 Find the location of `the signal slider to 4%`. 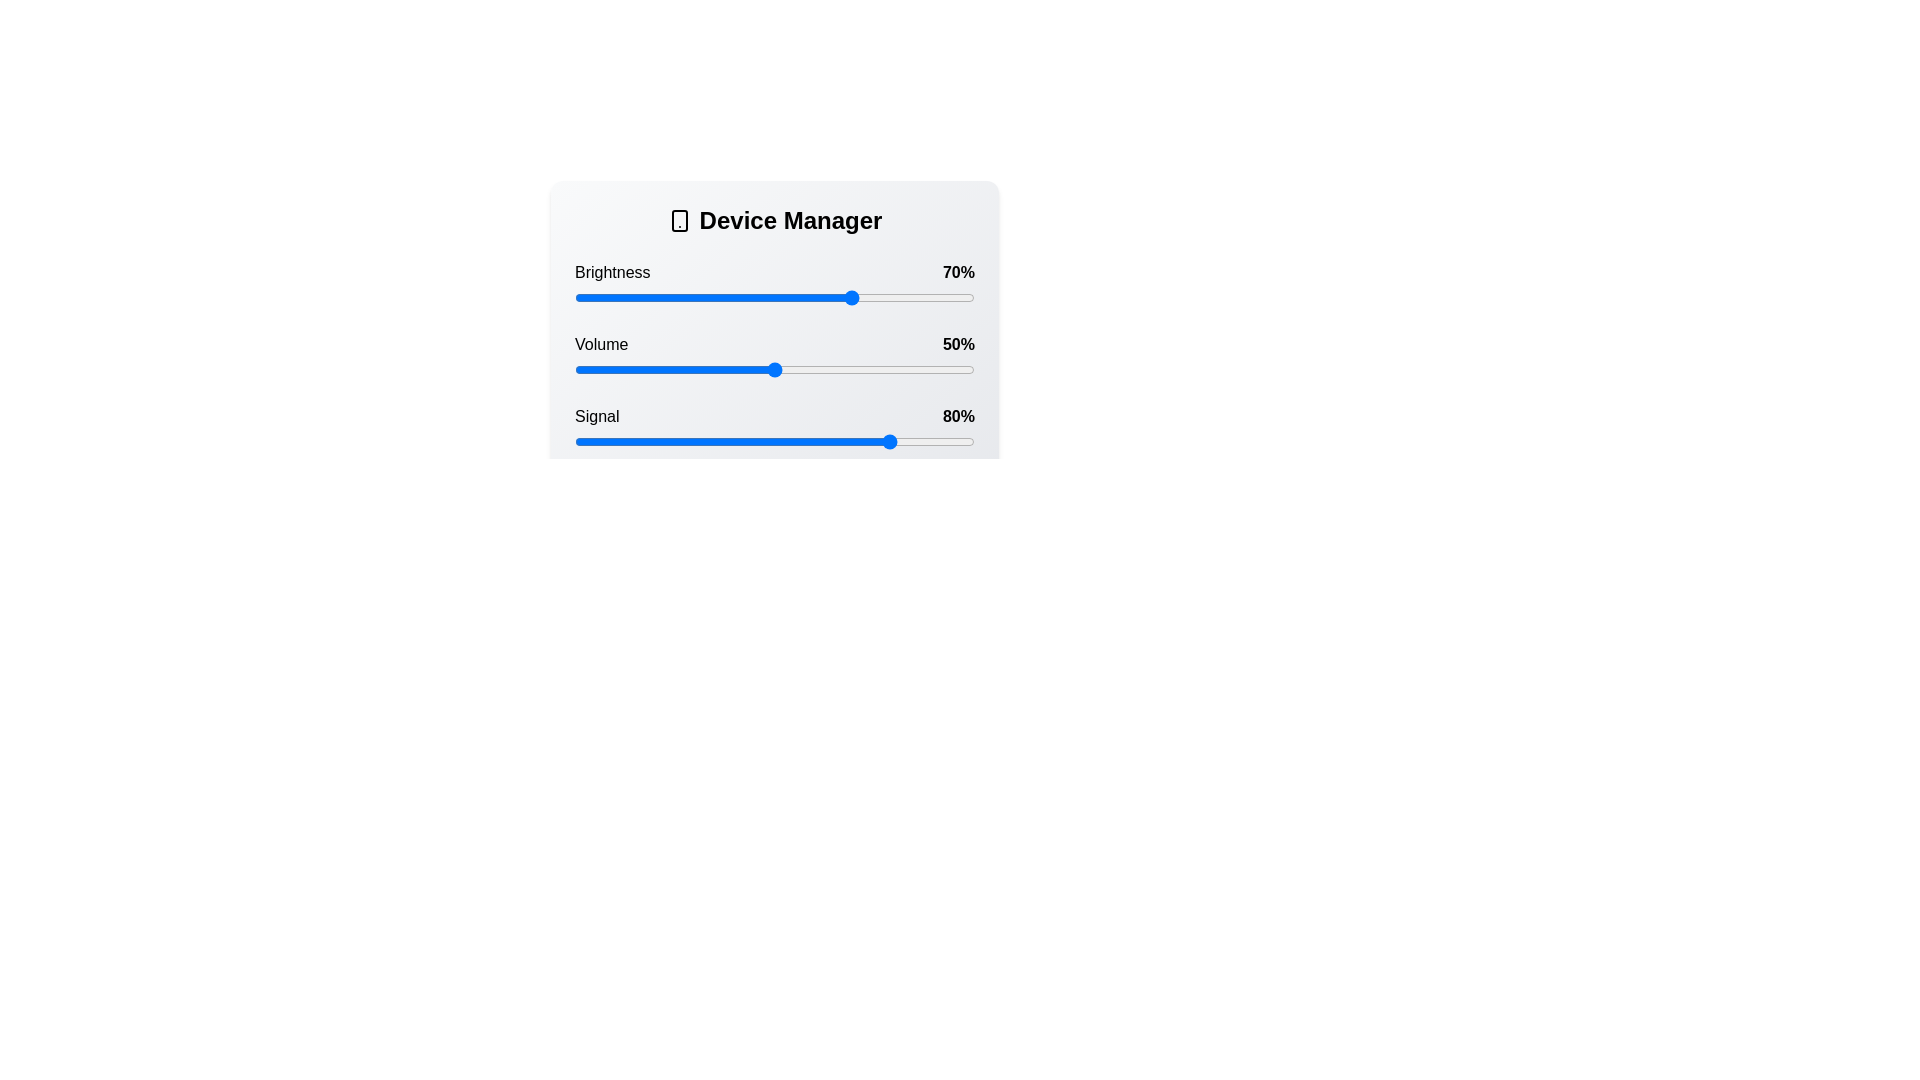

the signal slider to 4% is located at coordinates (589, 441).